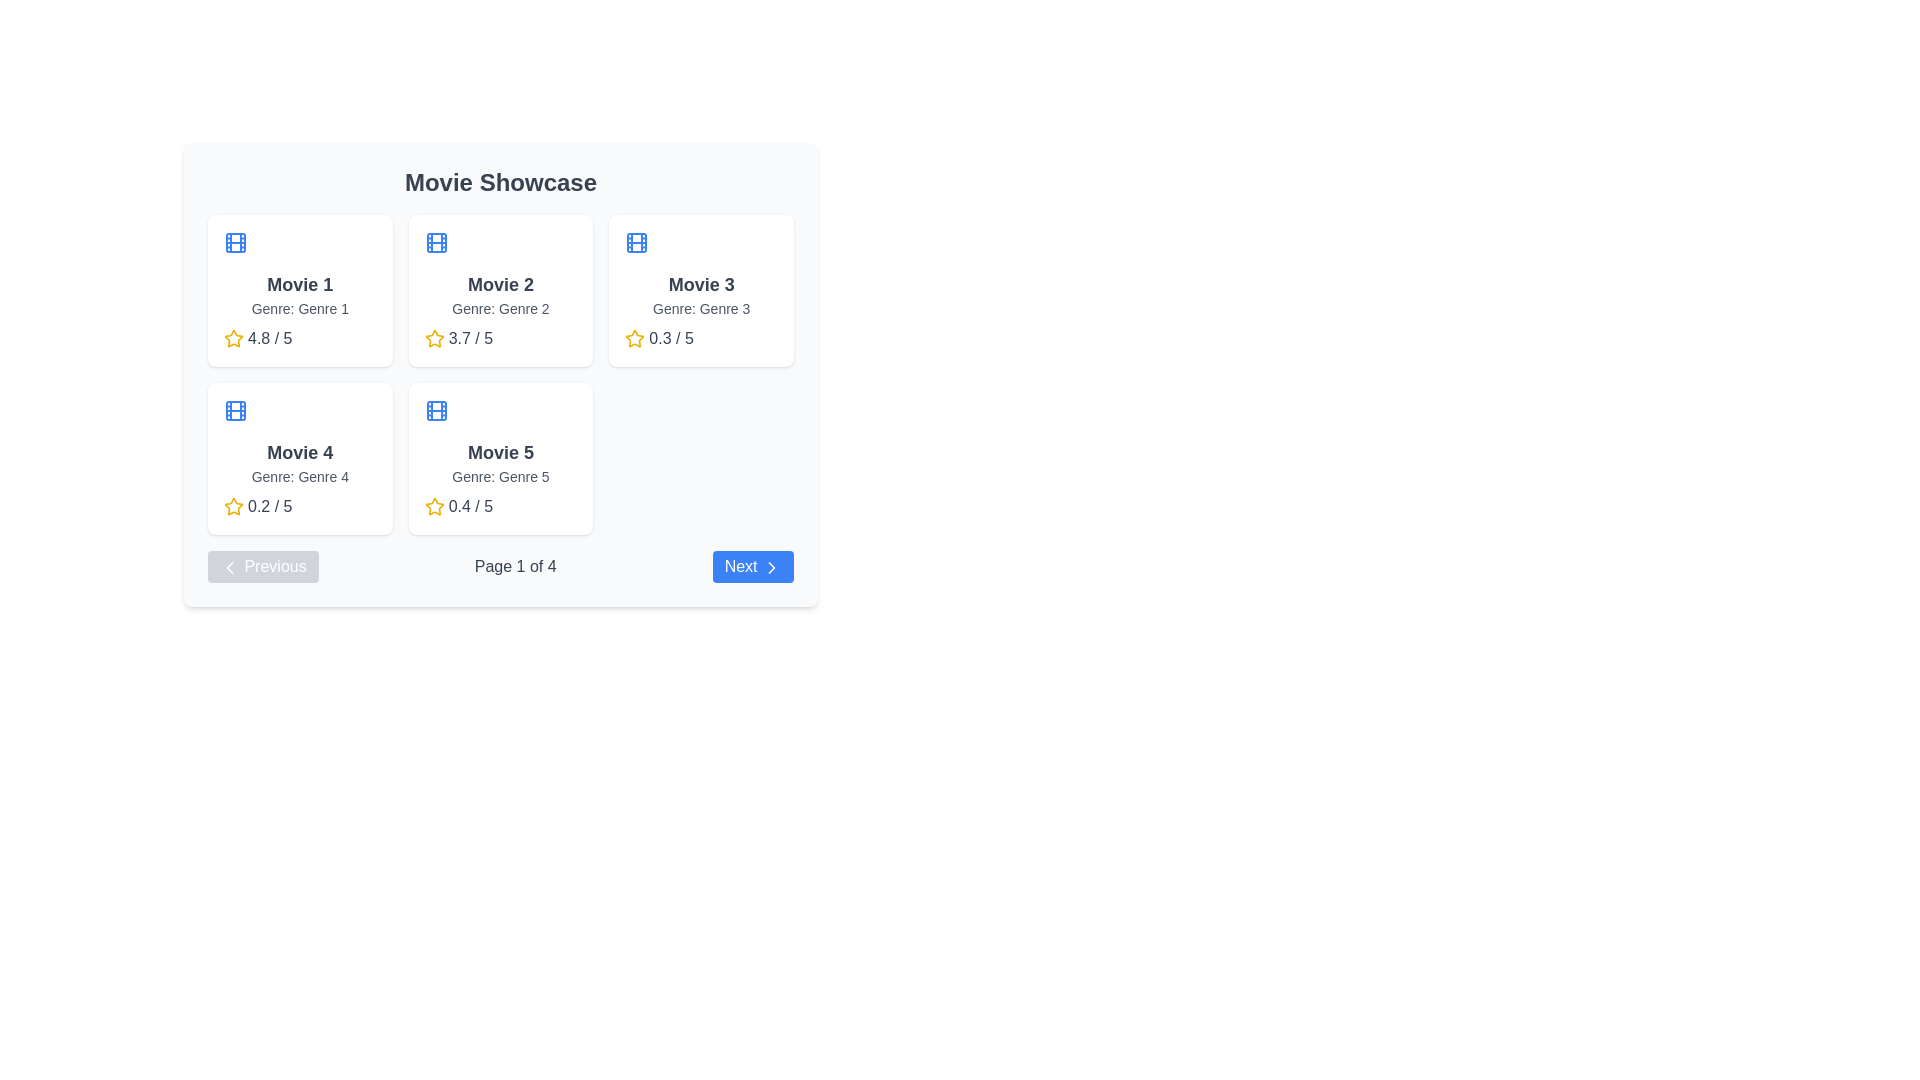 This screenshot has width=1920, height=1080. I want to click on the movie card that presents a specific movie's title, genre, and rating, located in the bottom-right position of the grid layout, so click(500, 459).